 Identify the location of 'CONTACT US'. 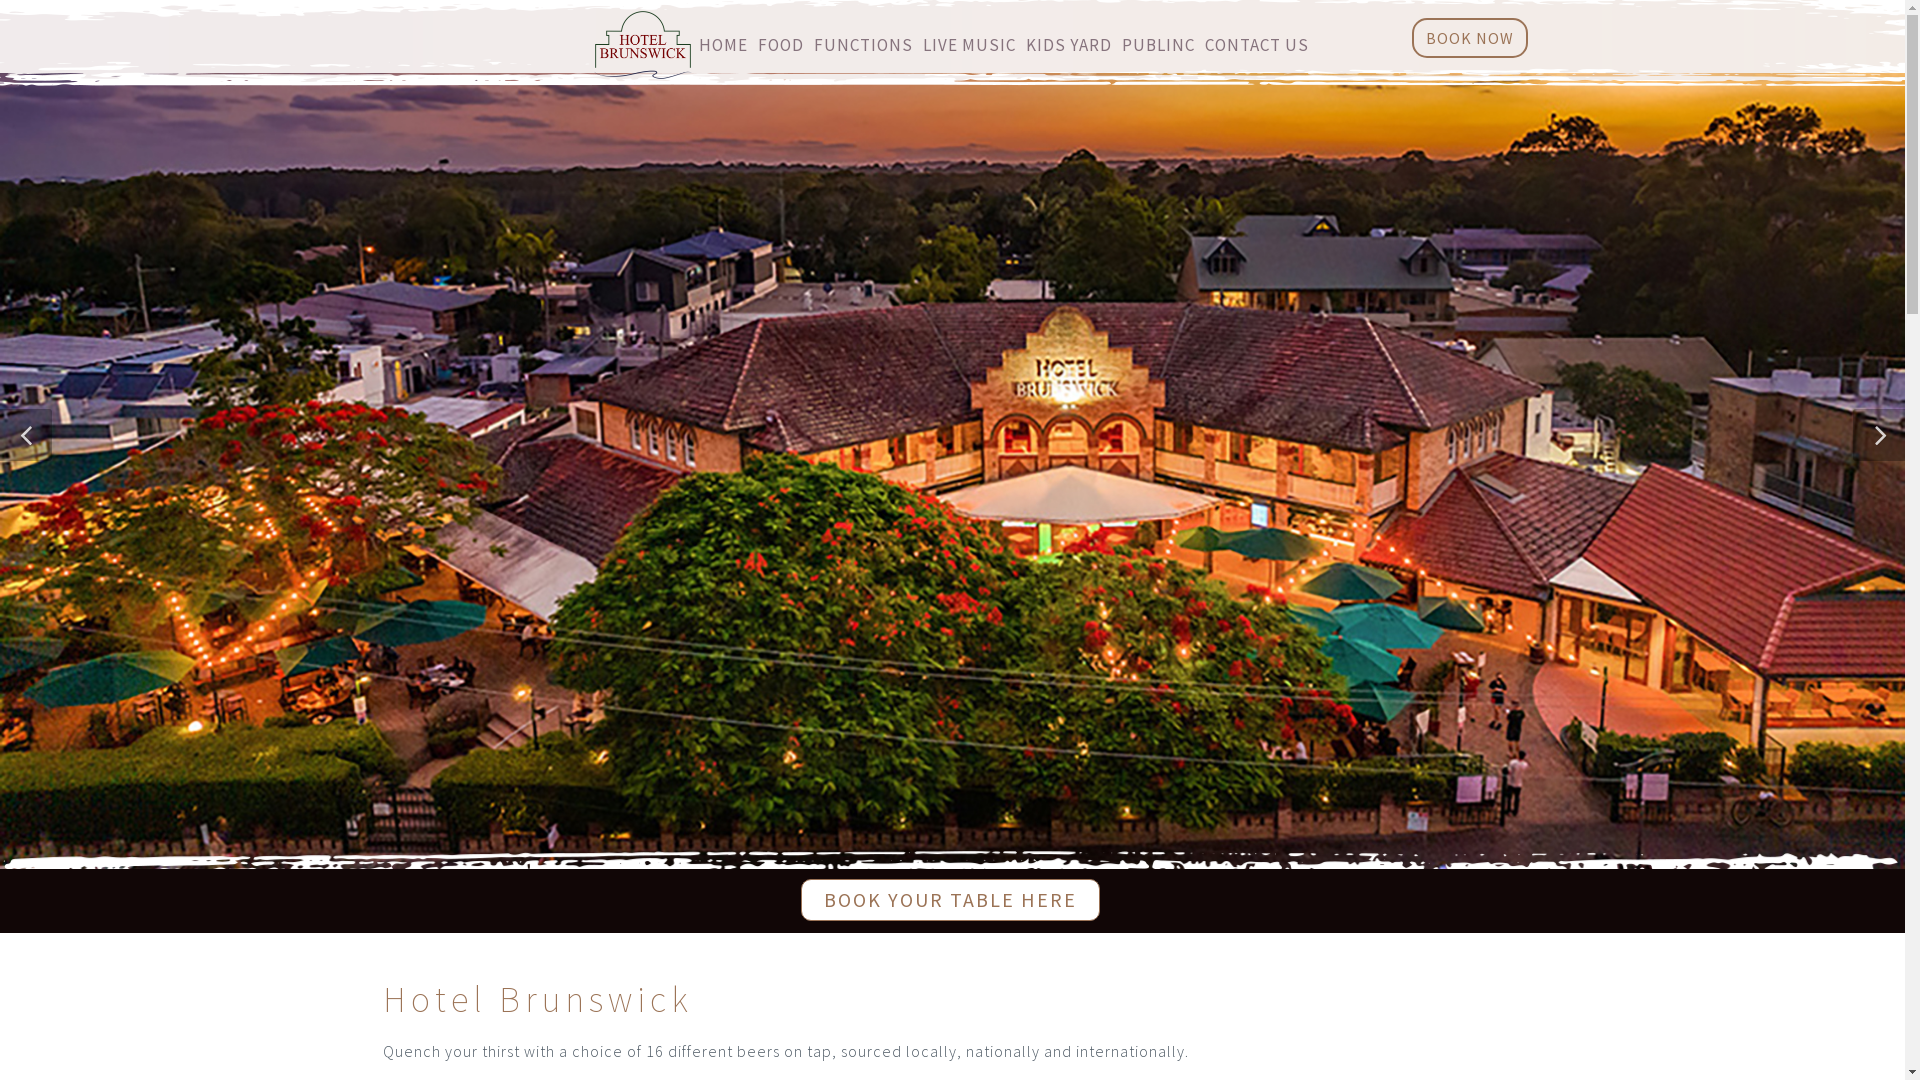
(1255, 45).